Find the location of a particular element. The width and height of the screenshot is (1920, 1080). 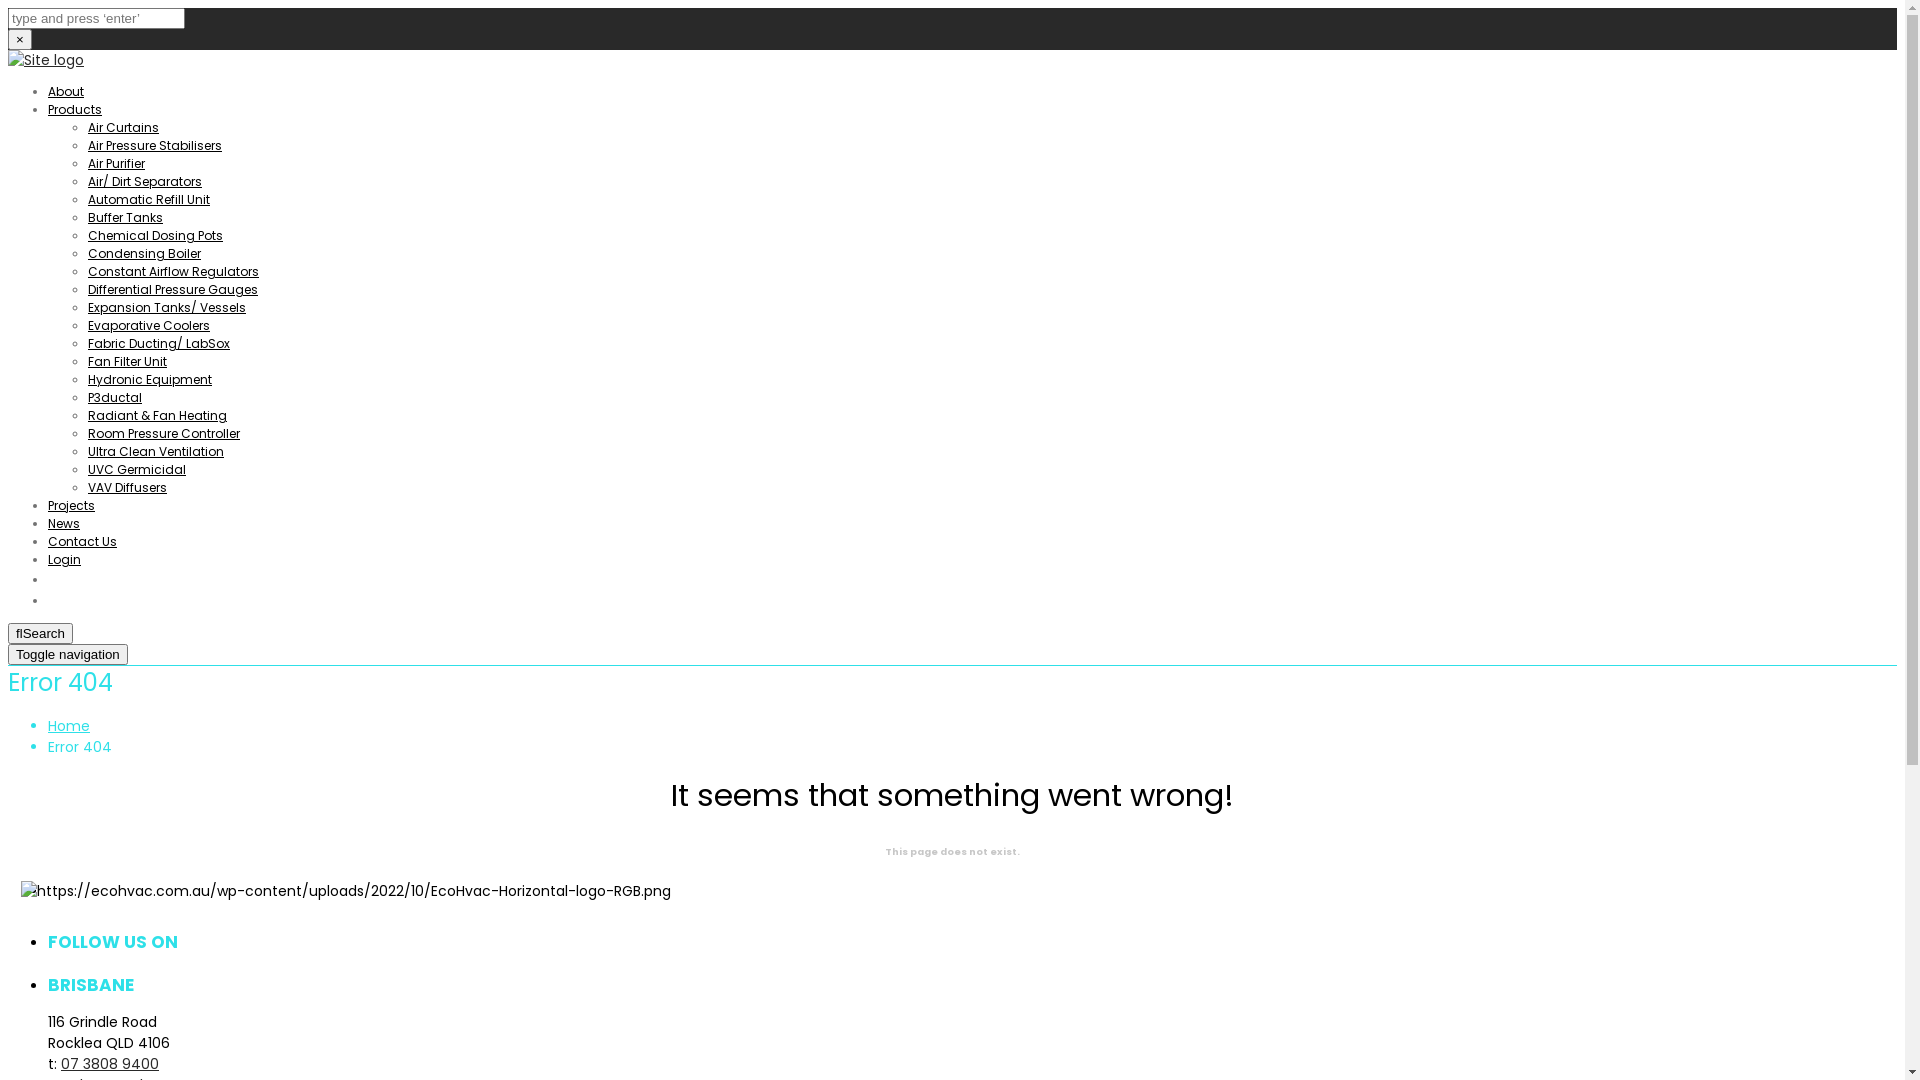

'Air/ Dirt Separators' is located at coordinates (143, 181).